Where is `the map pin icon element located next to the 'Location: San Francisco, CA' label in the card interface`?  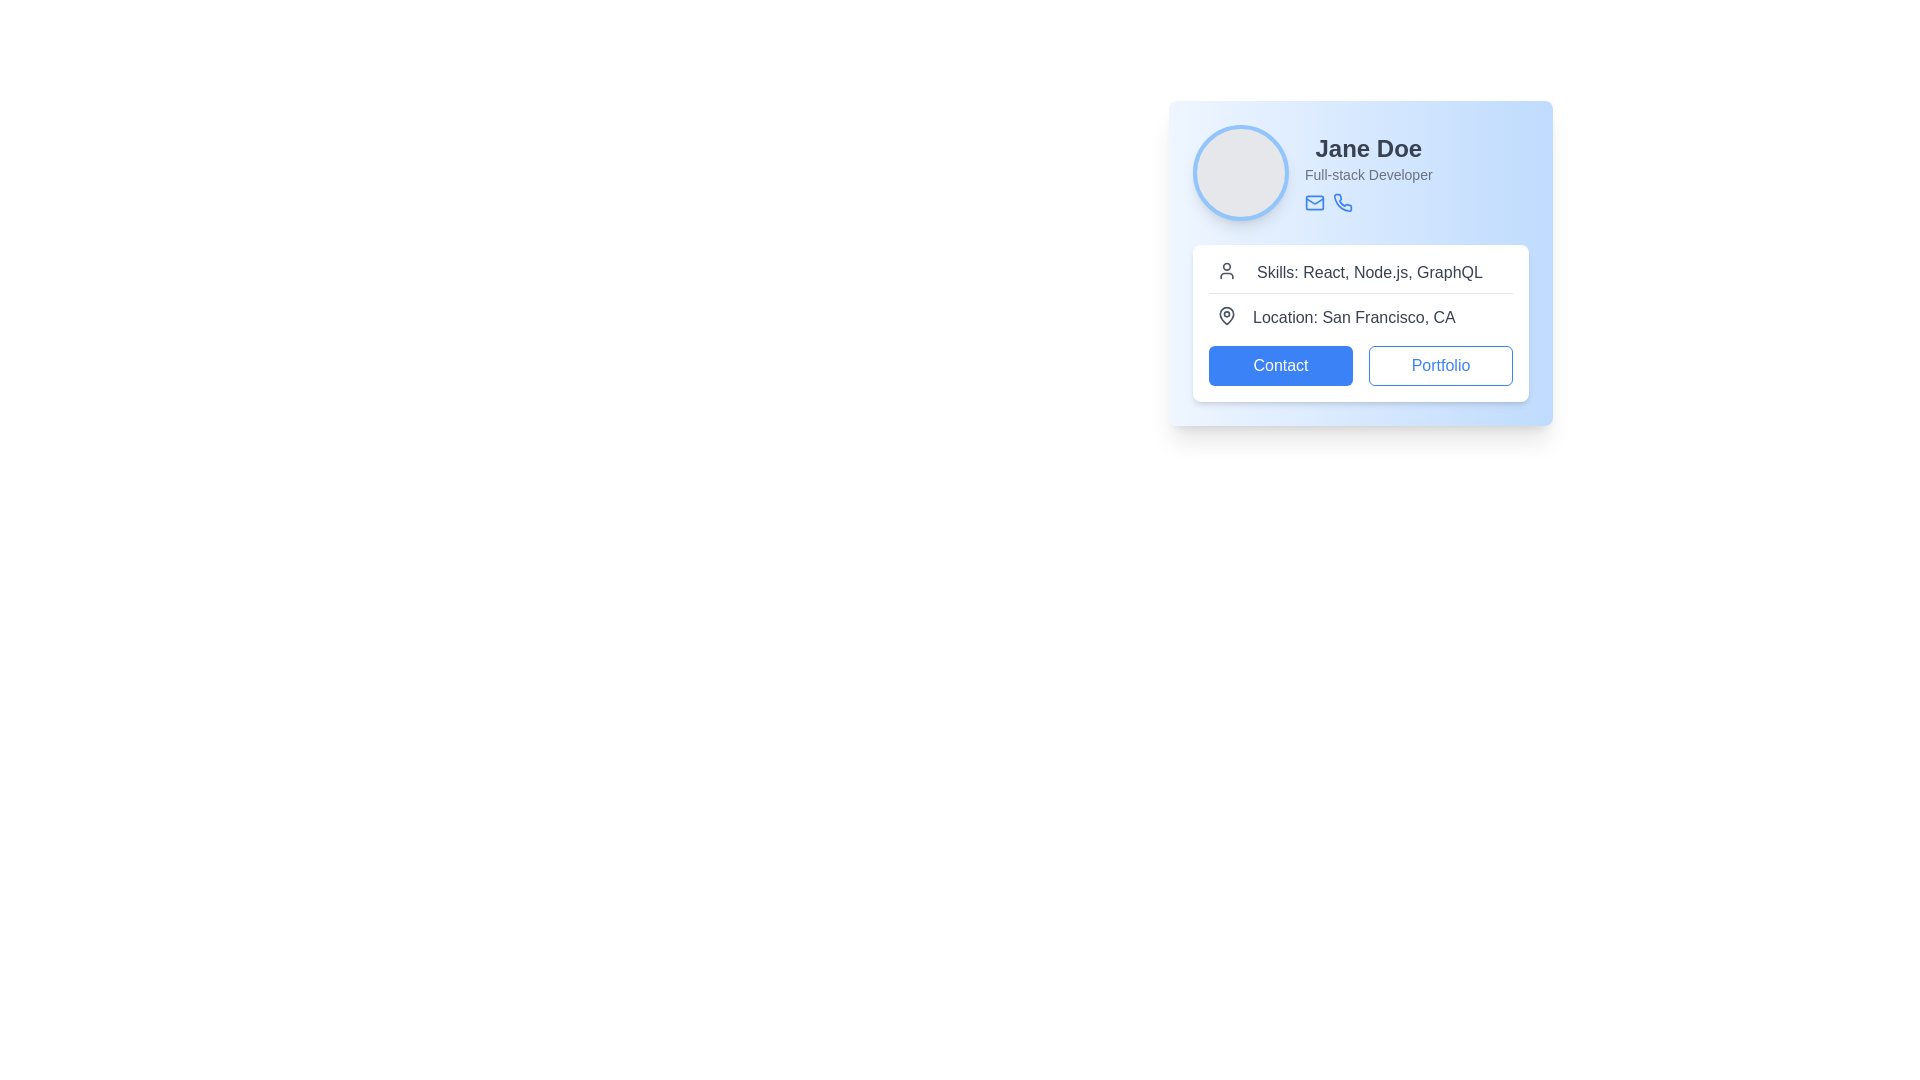
the map pin icon element located next to the 'Location: San Francisco, CA' label in the card interface is located at coordinates (1226, 315).